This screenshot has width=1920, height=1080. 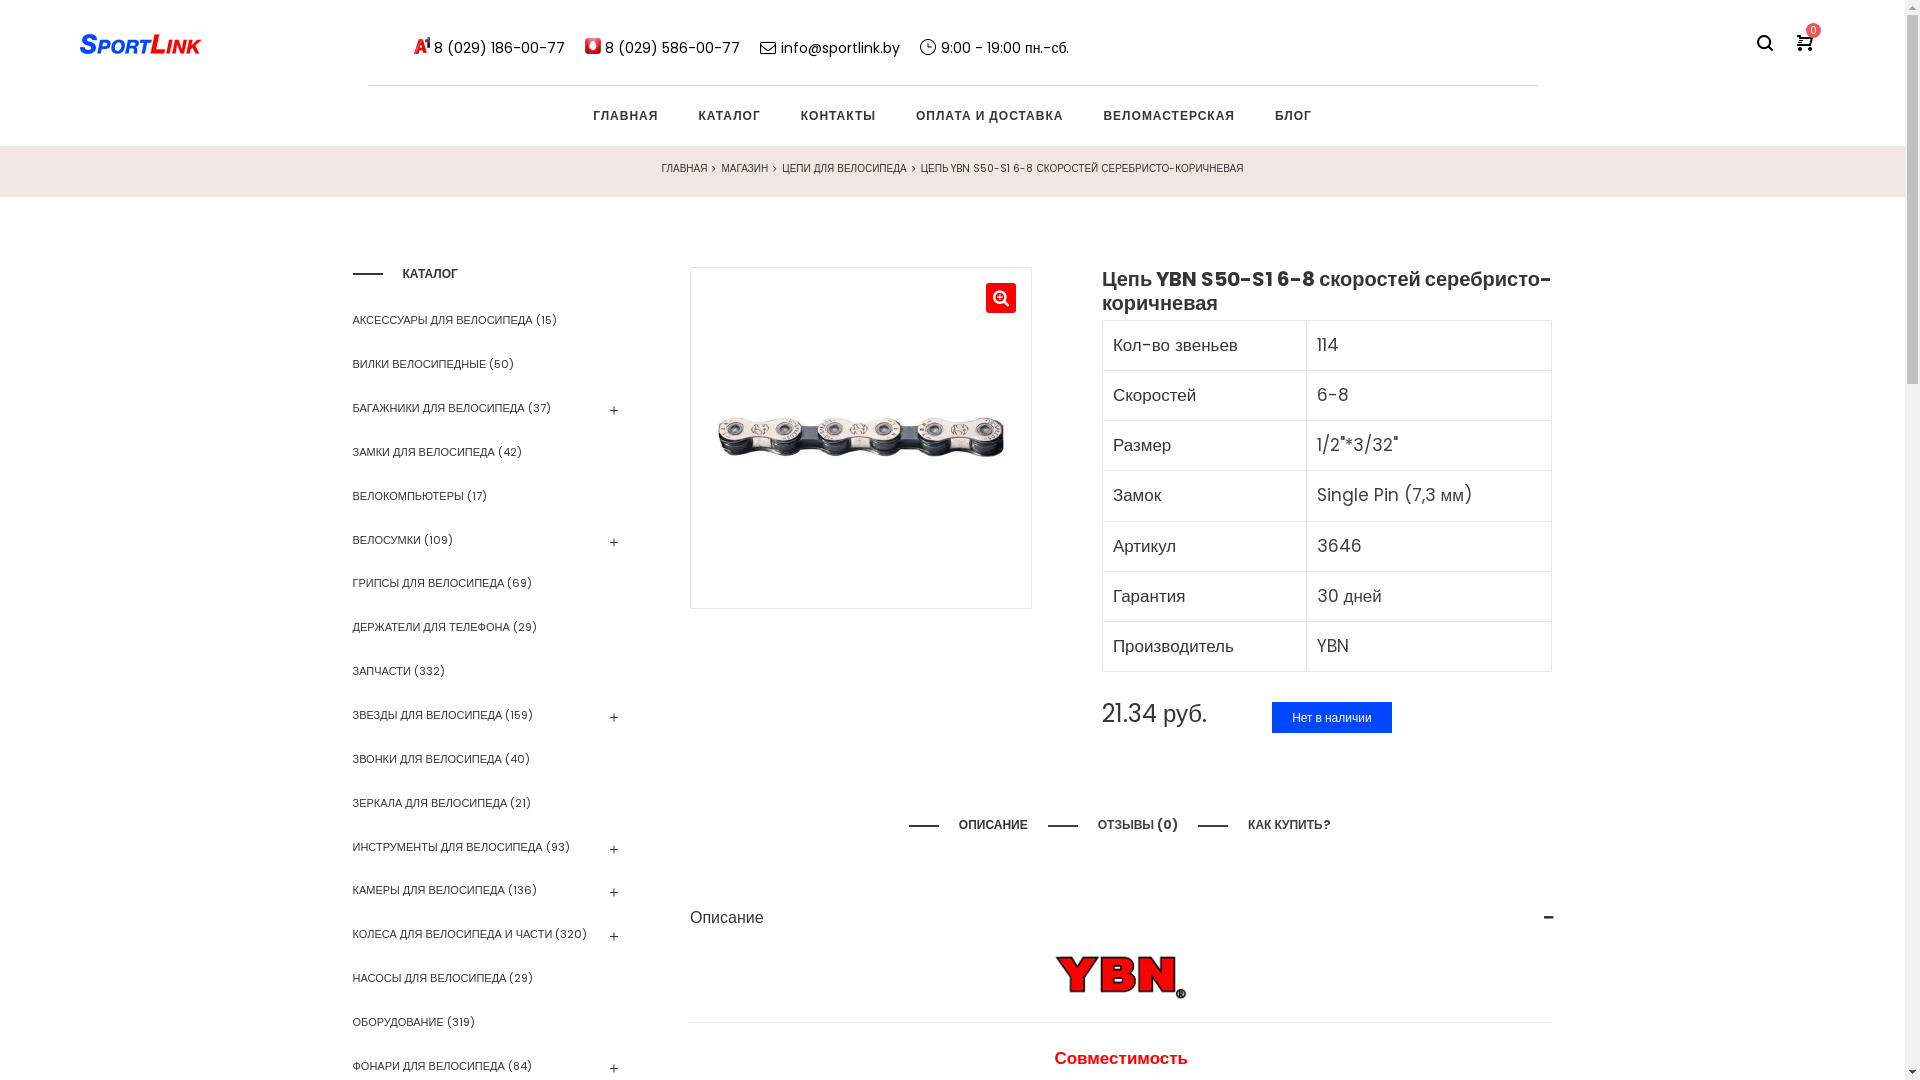 I want to click on '8 (029) 186-00-77', so click(x=499, y=42).